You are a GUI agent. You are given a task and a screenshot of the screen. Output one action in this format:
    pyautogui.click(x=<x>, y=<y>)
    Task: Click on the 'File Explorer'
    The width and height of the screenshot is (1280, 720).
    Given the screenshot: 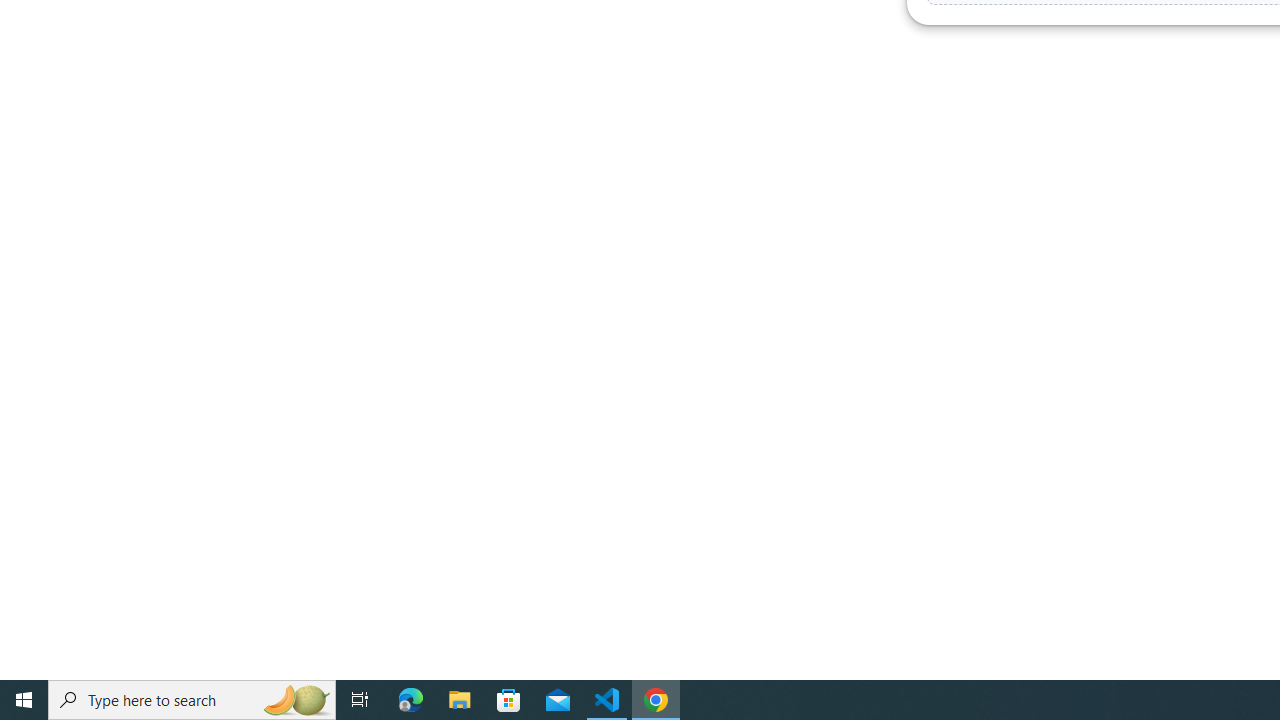 What is the action you would take?
    pyautogui.click(x=459, y=698)
    